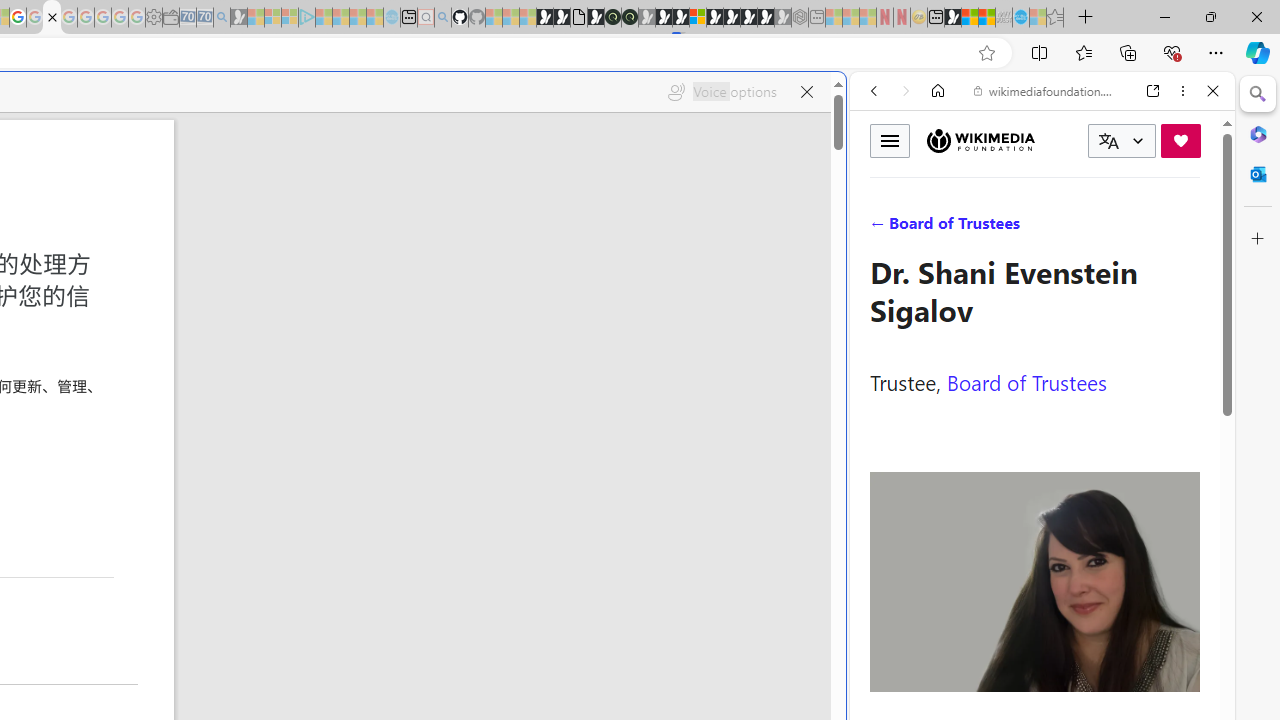  I want to click on 'Back', so click(874, 91).